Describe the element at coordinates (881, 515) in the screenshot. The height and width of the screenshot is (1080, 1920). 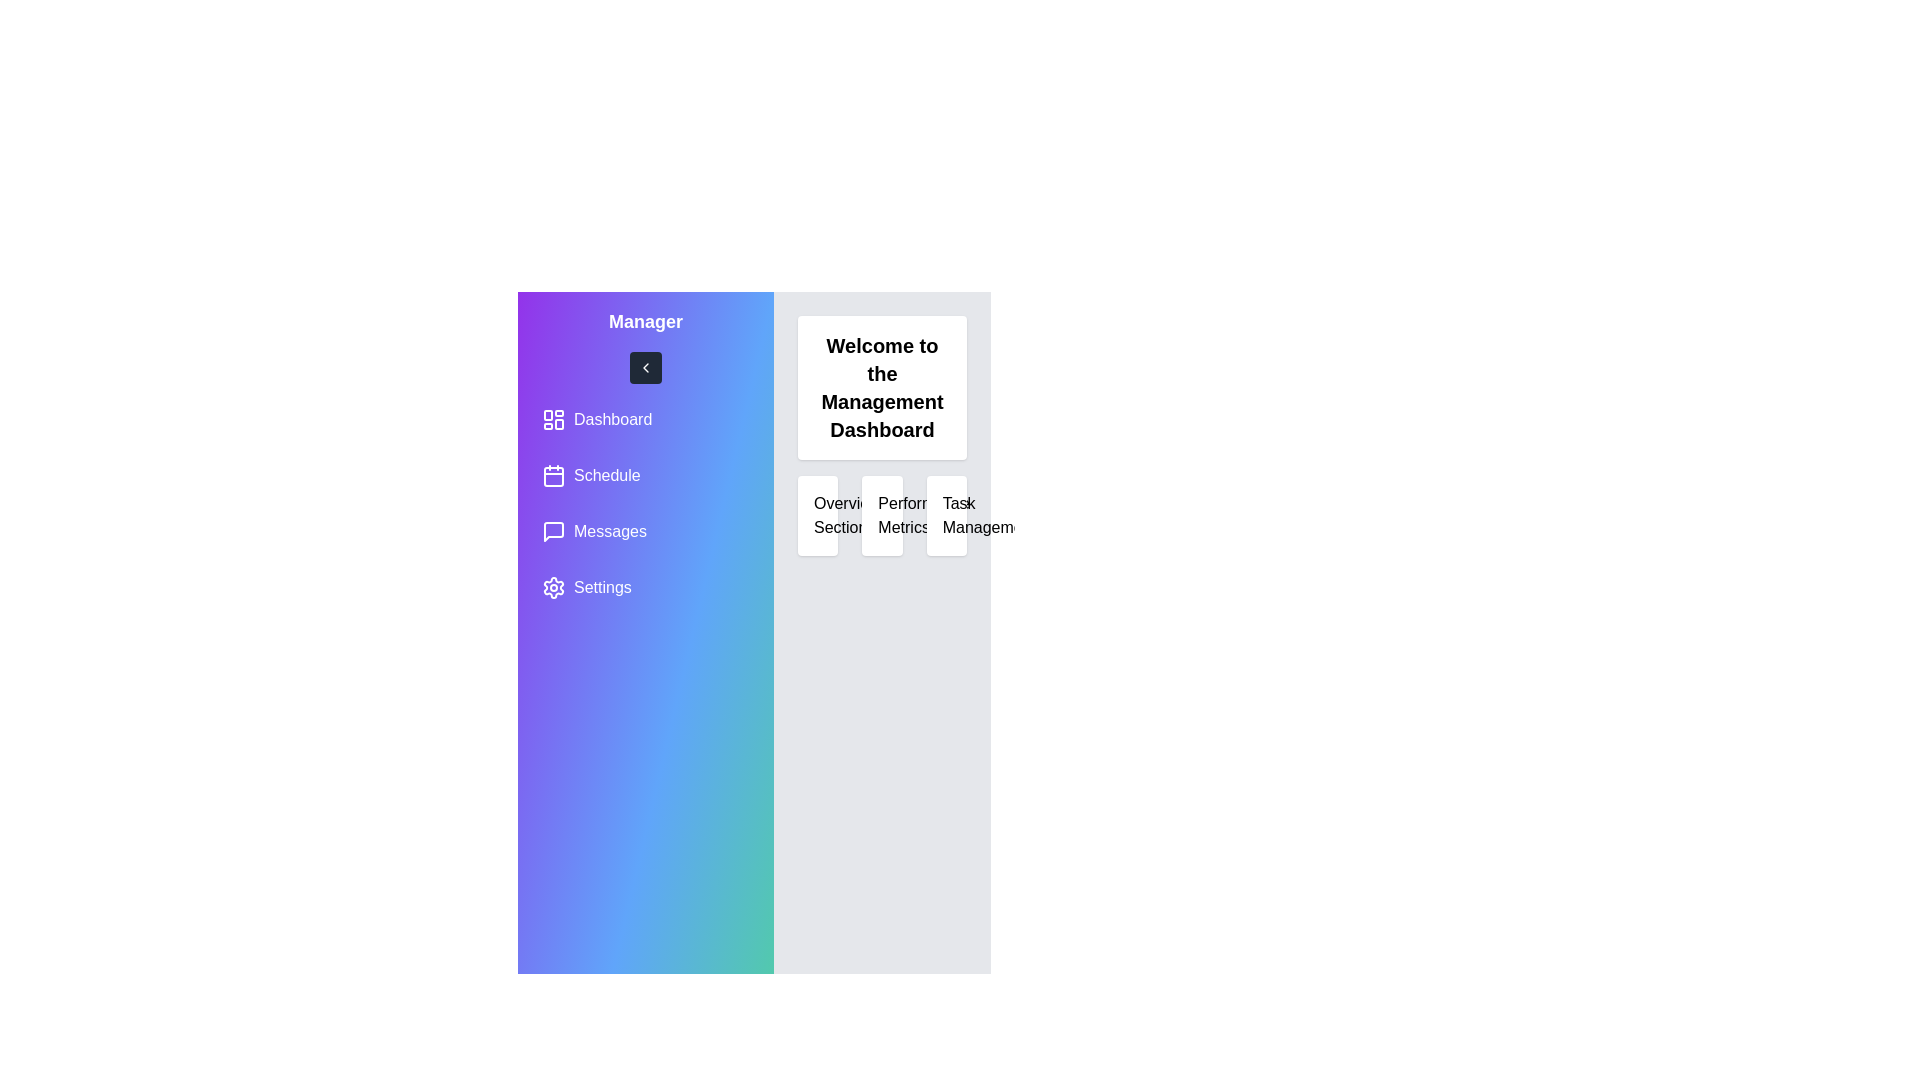
I see `the Information Card, which is the middle box in the series of three components below the 'Welcome to the Management Dashboard' header` at that location.